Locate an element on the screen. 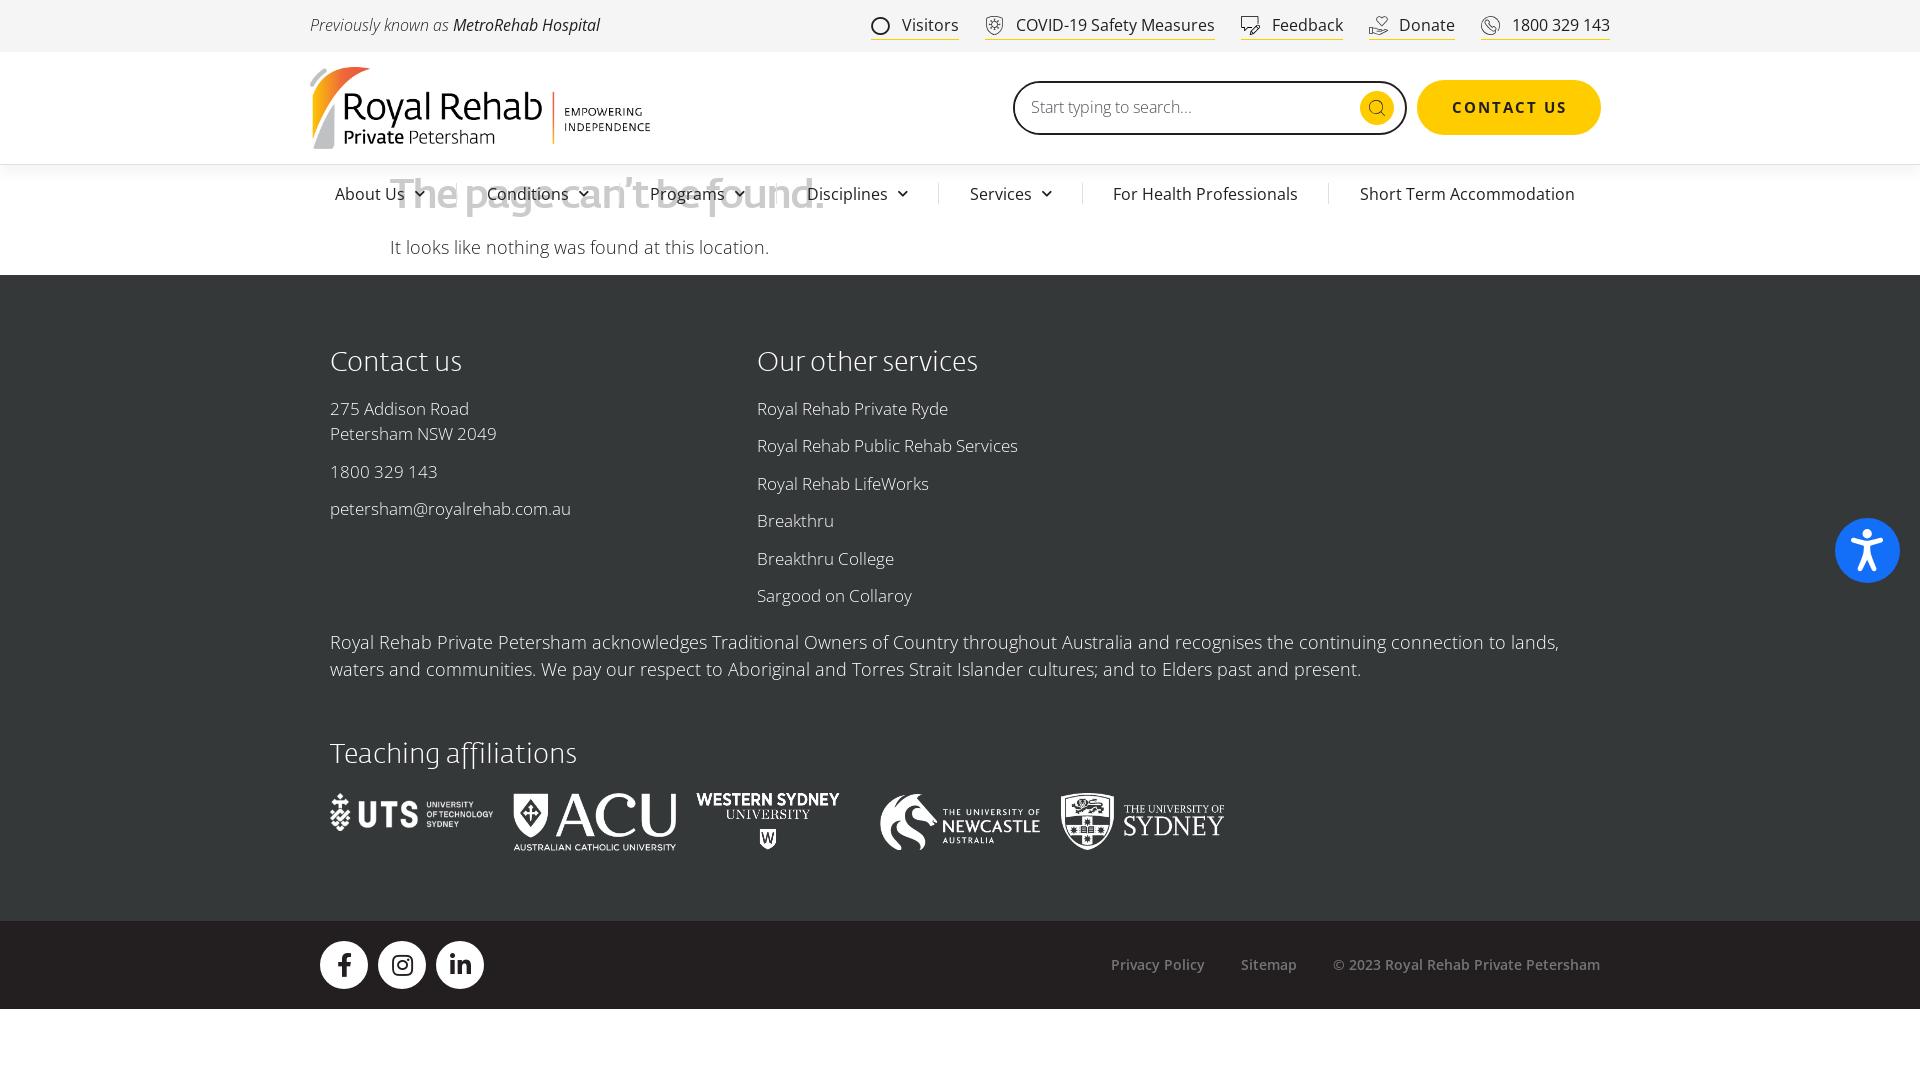 This screenshot has width=1920, height=1080. 'Programs' is located at coordinates (697, 193).